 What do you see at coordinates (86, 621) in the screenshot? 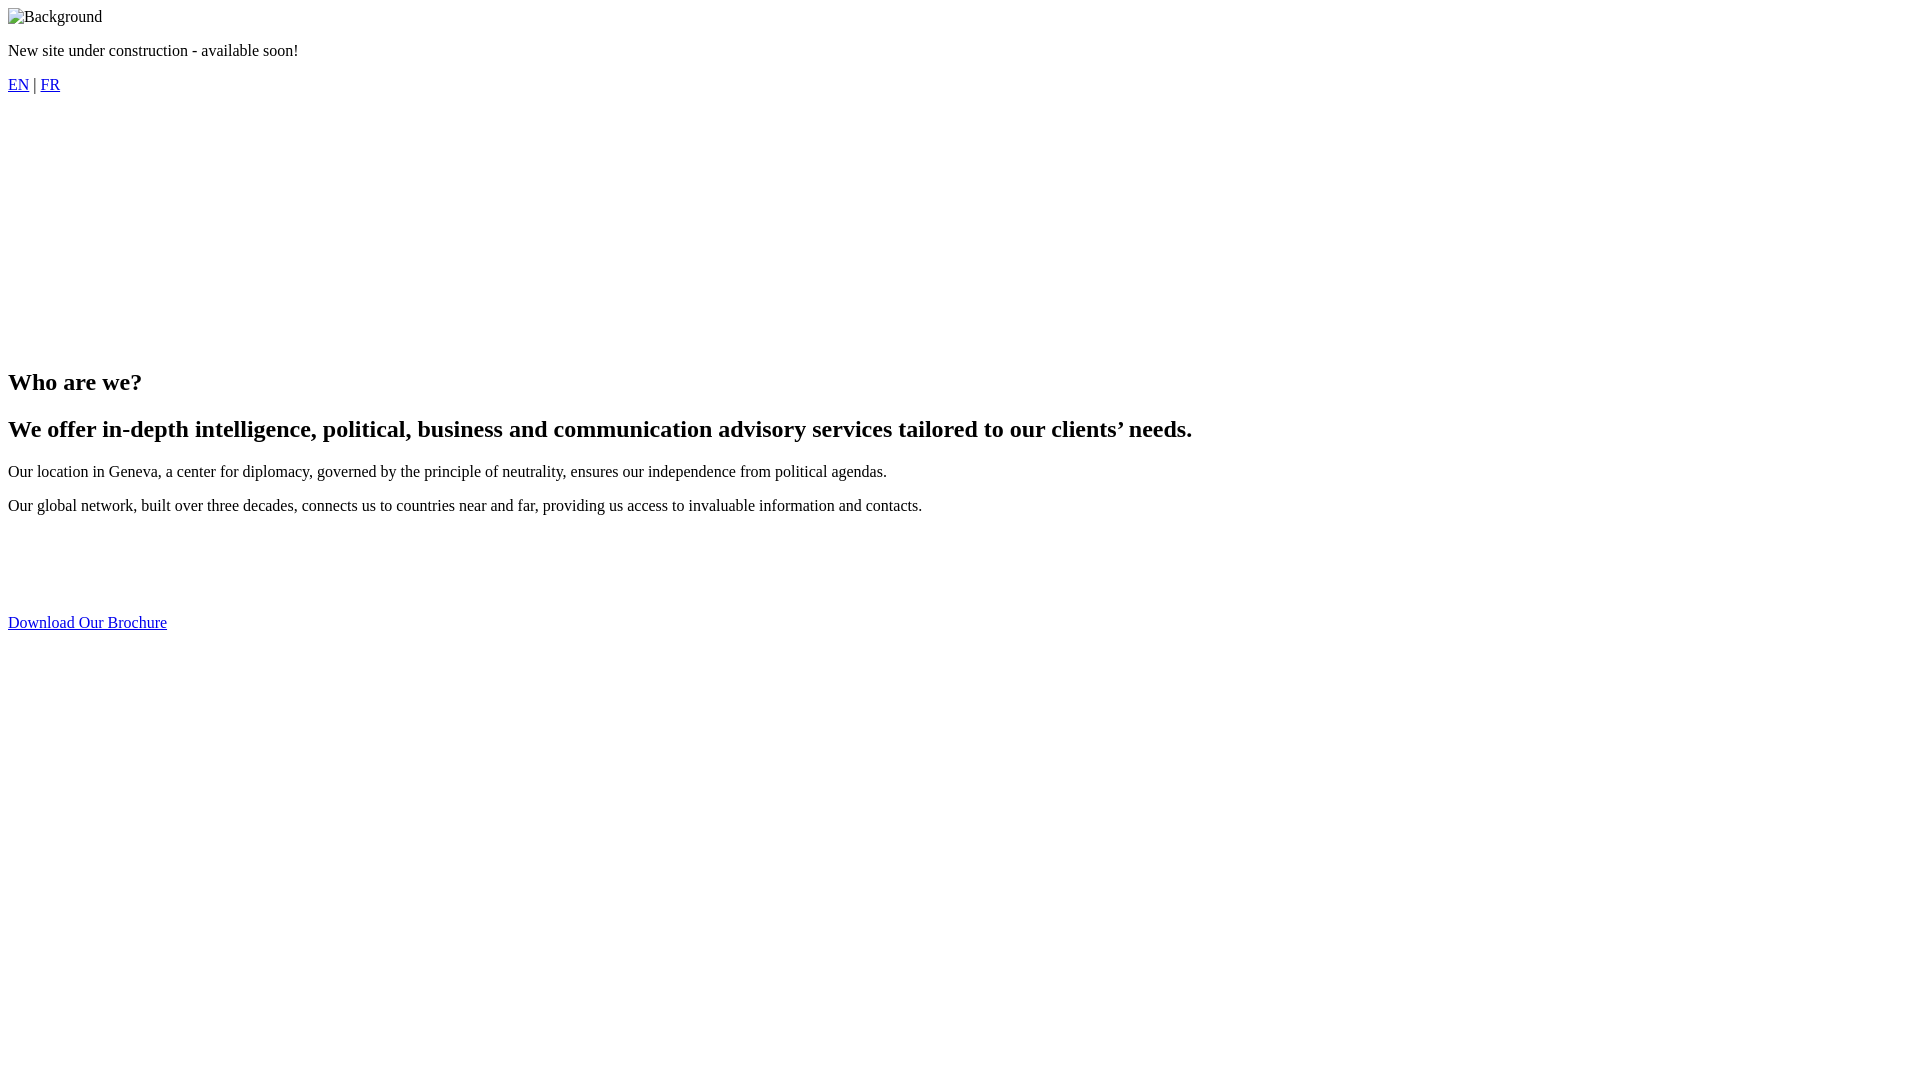
I see `'Download Our Brochure'` at bounding box center [86, 621].